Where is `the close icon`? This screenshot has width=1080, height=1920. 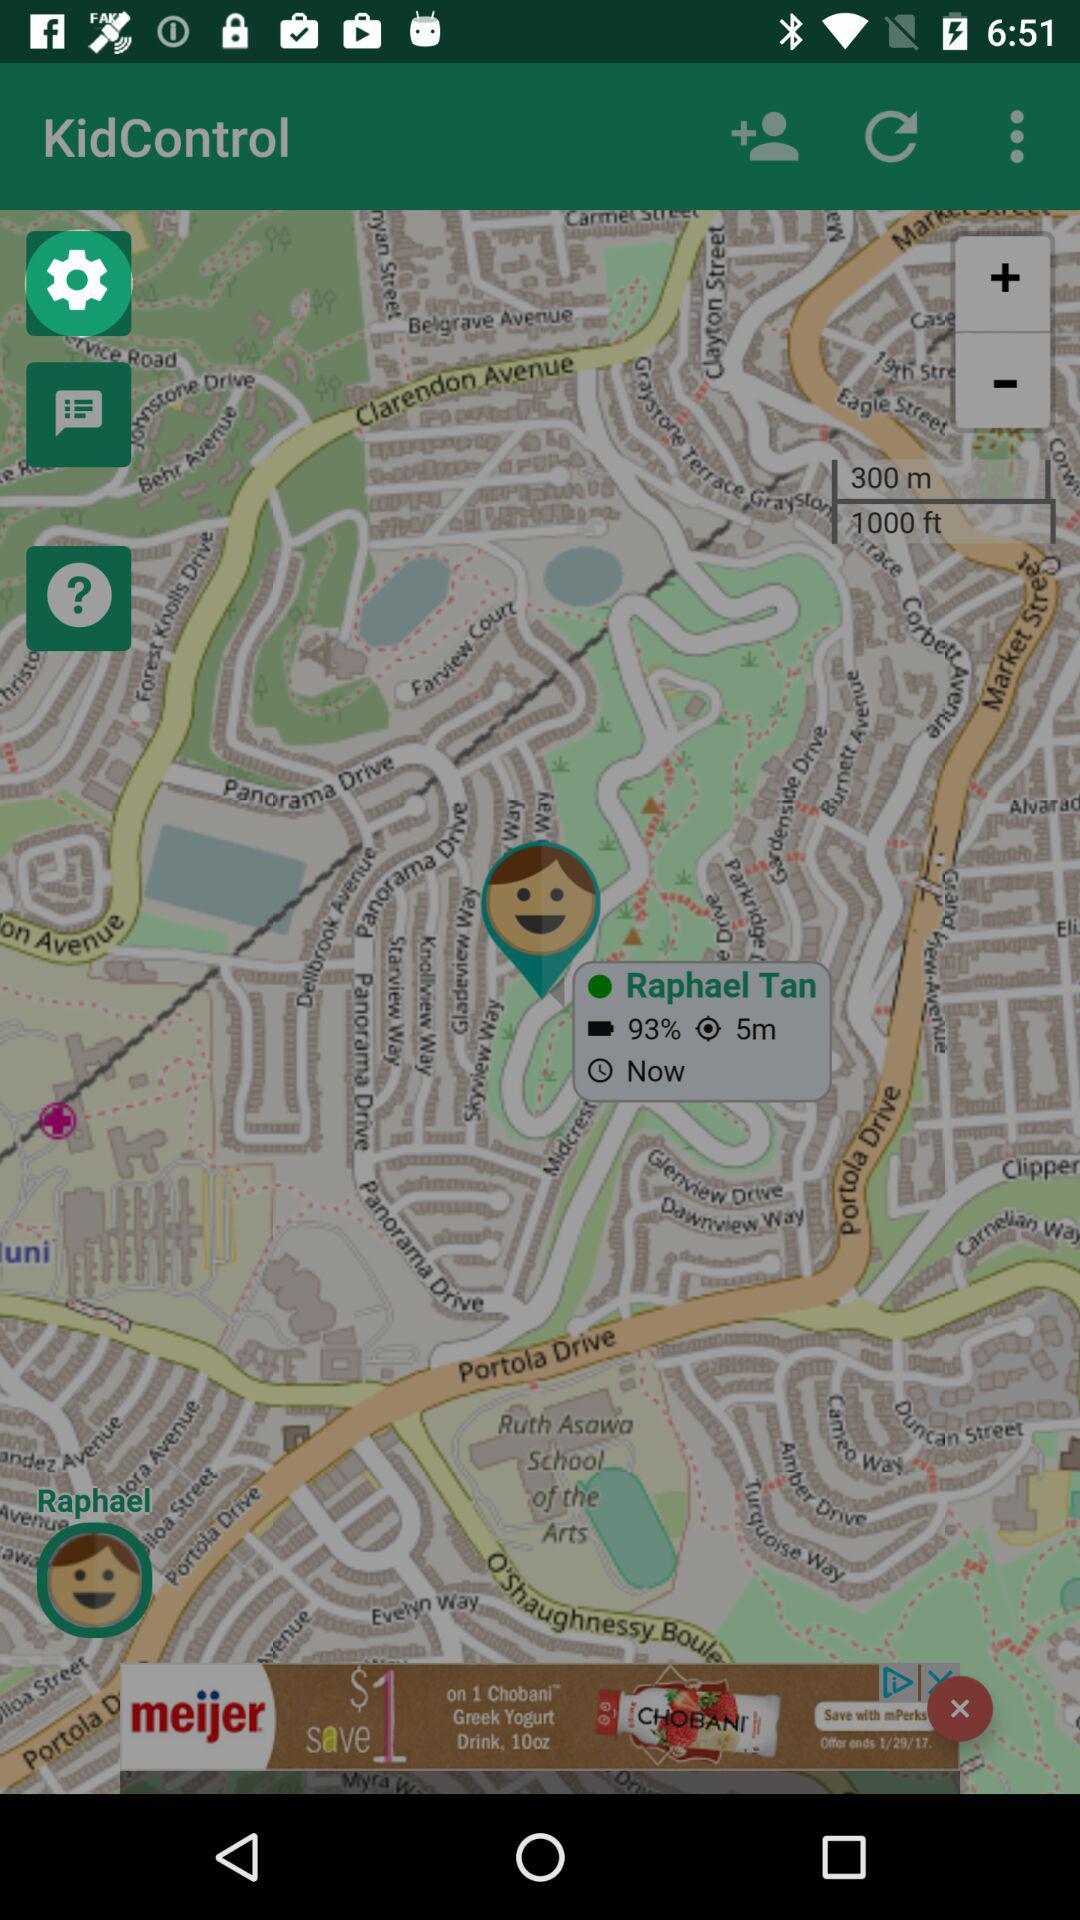 the close icon is located at coordinates (959, 1707).